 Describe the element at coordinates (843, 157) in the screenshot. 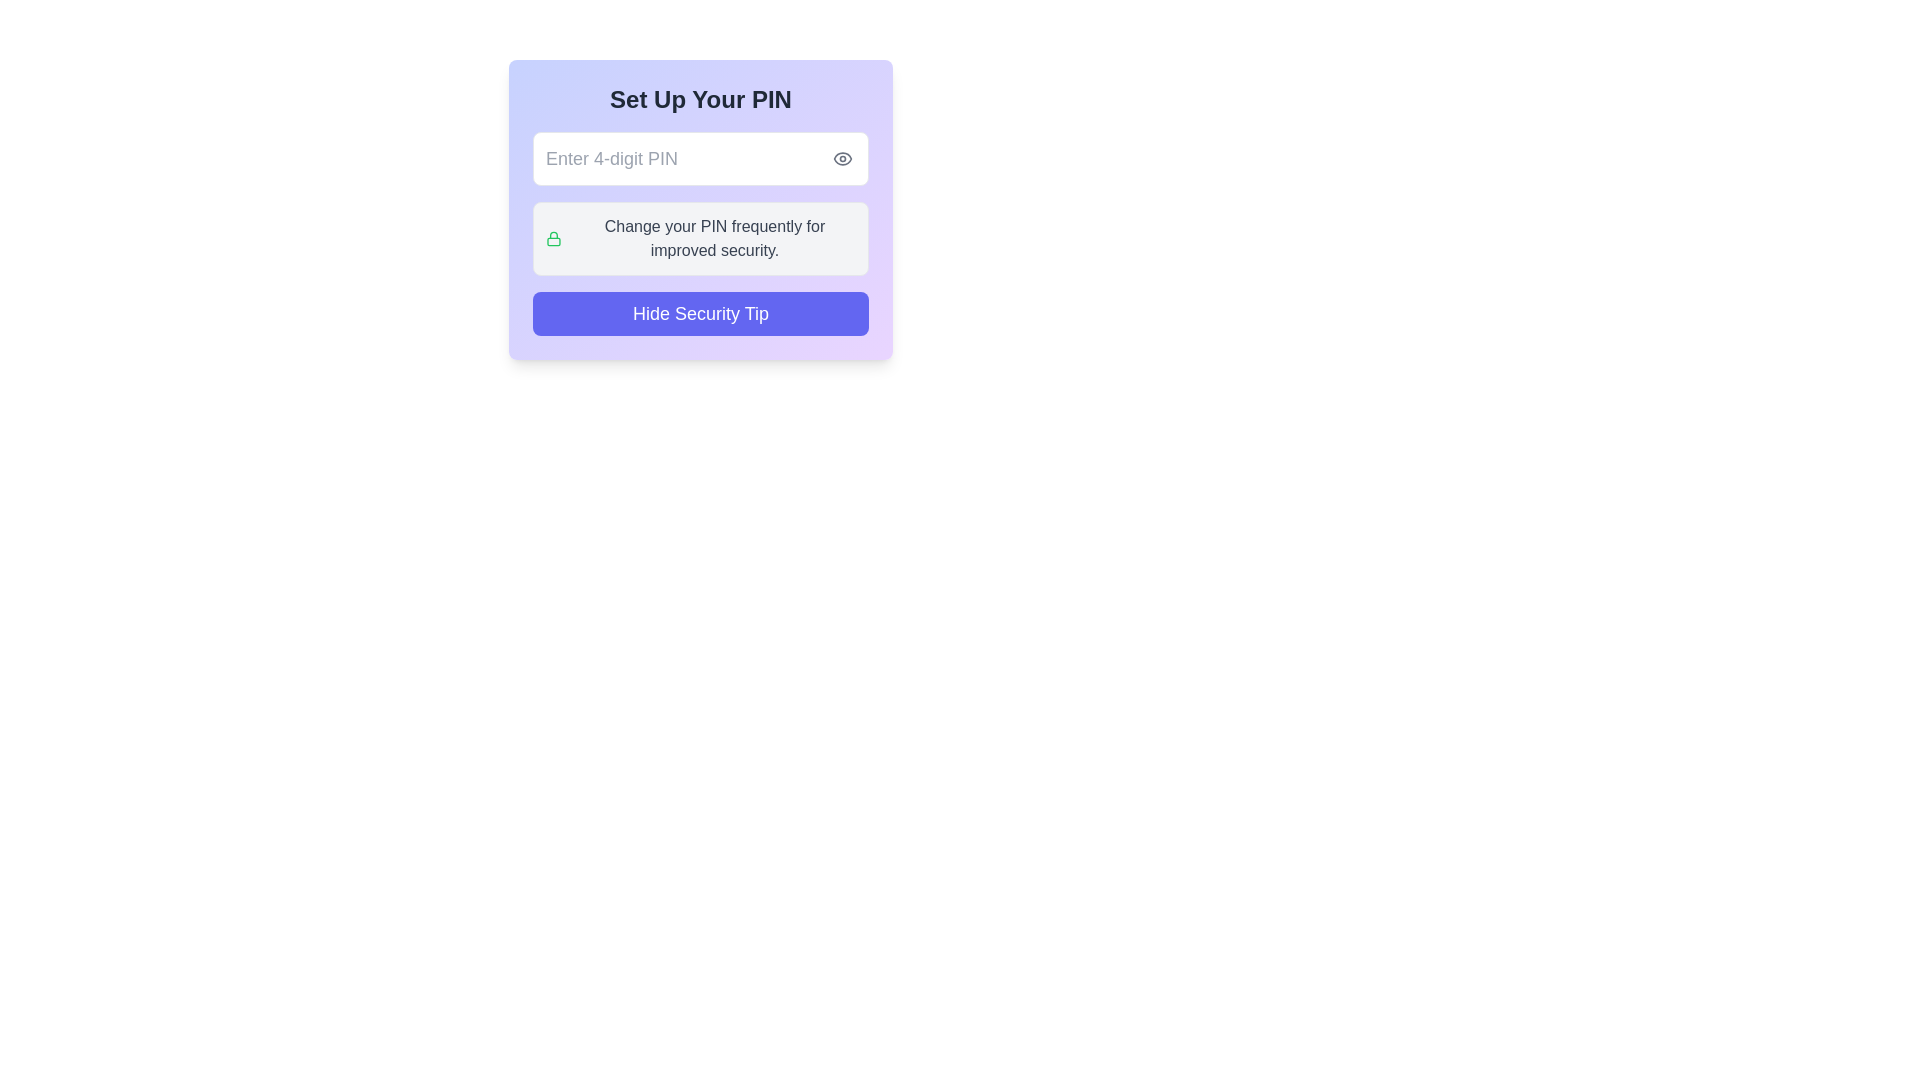

I see `the eye-shaped SVG icon in the top-right corner of the 'Enter 4-digit PIN' input field` at that location.